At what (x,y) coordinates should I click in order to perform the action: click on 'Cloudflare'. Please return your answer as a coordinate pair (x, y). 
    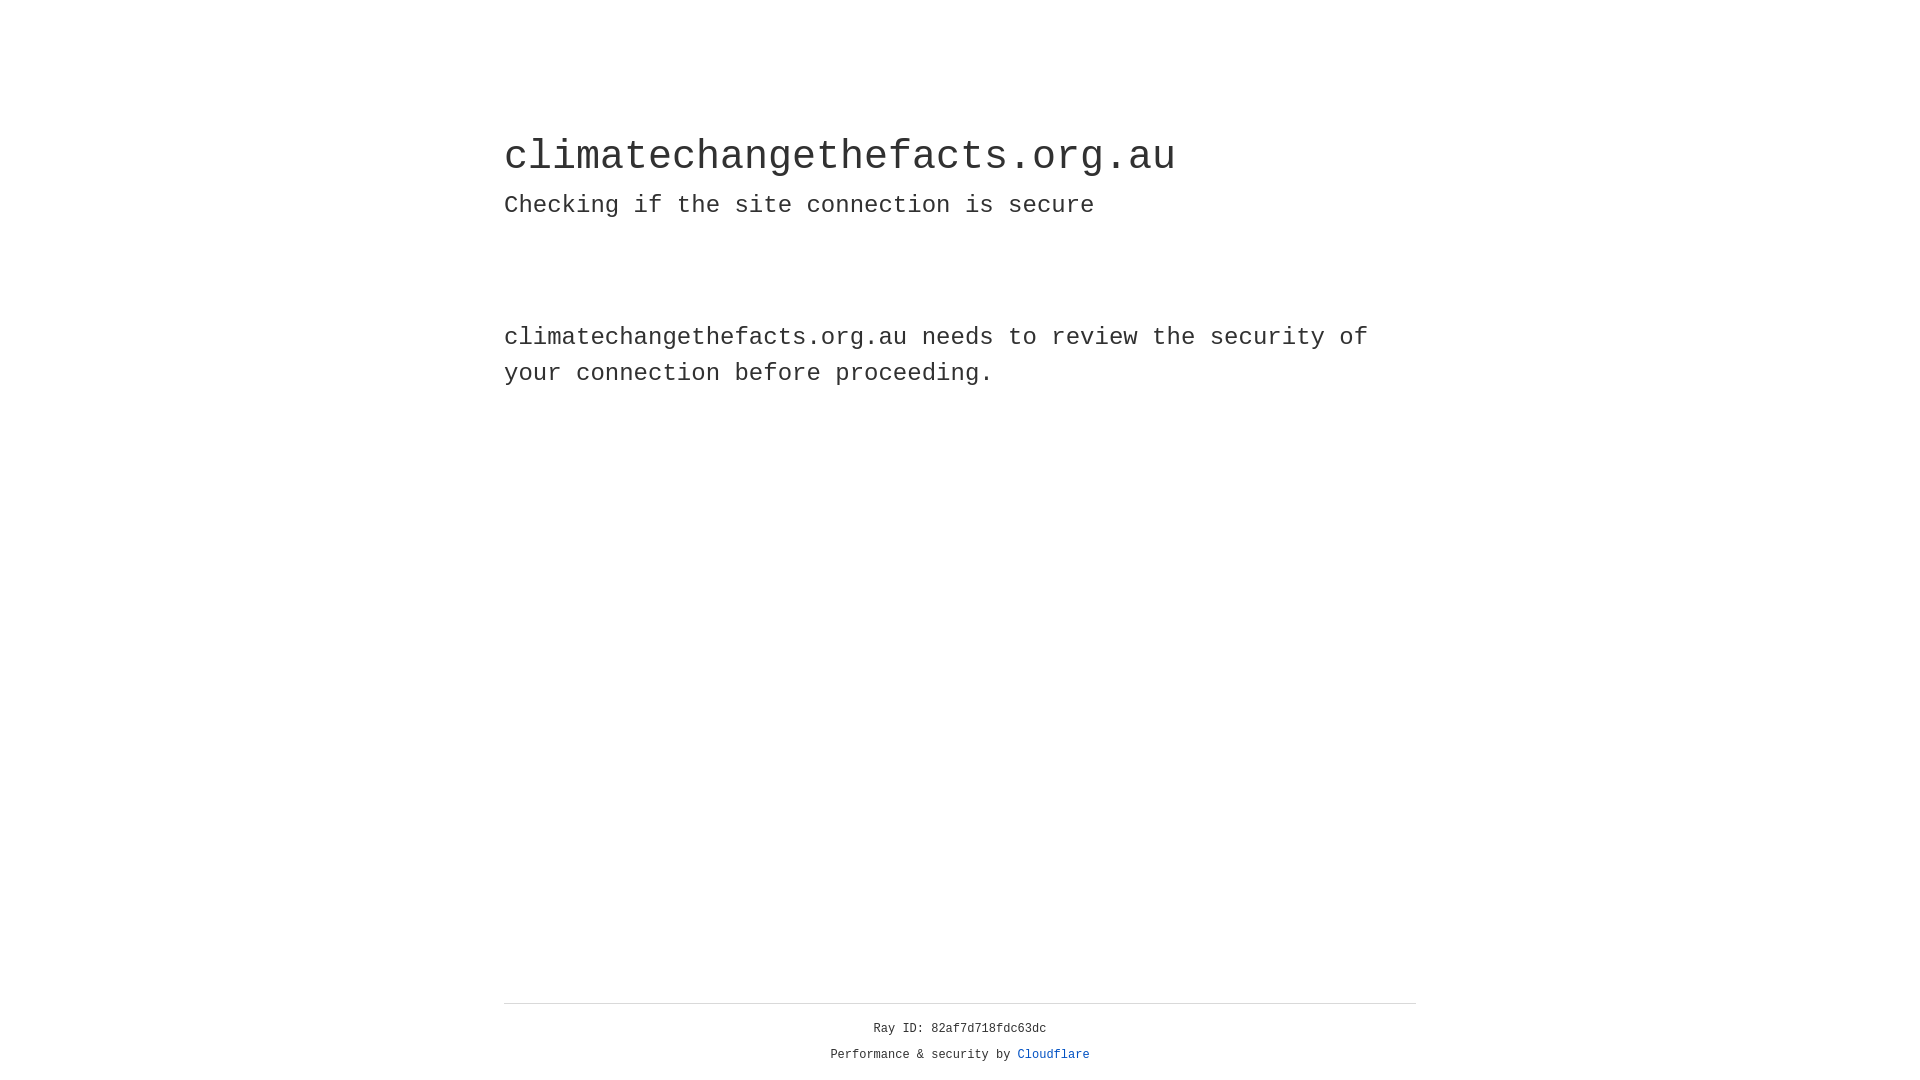
    Looking at the image, I should click on (1017, 1054).